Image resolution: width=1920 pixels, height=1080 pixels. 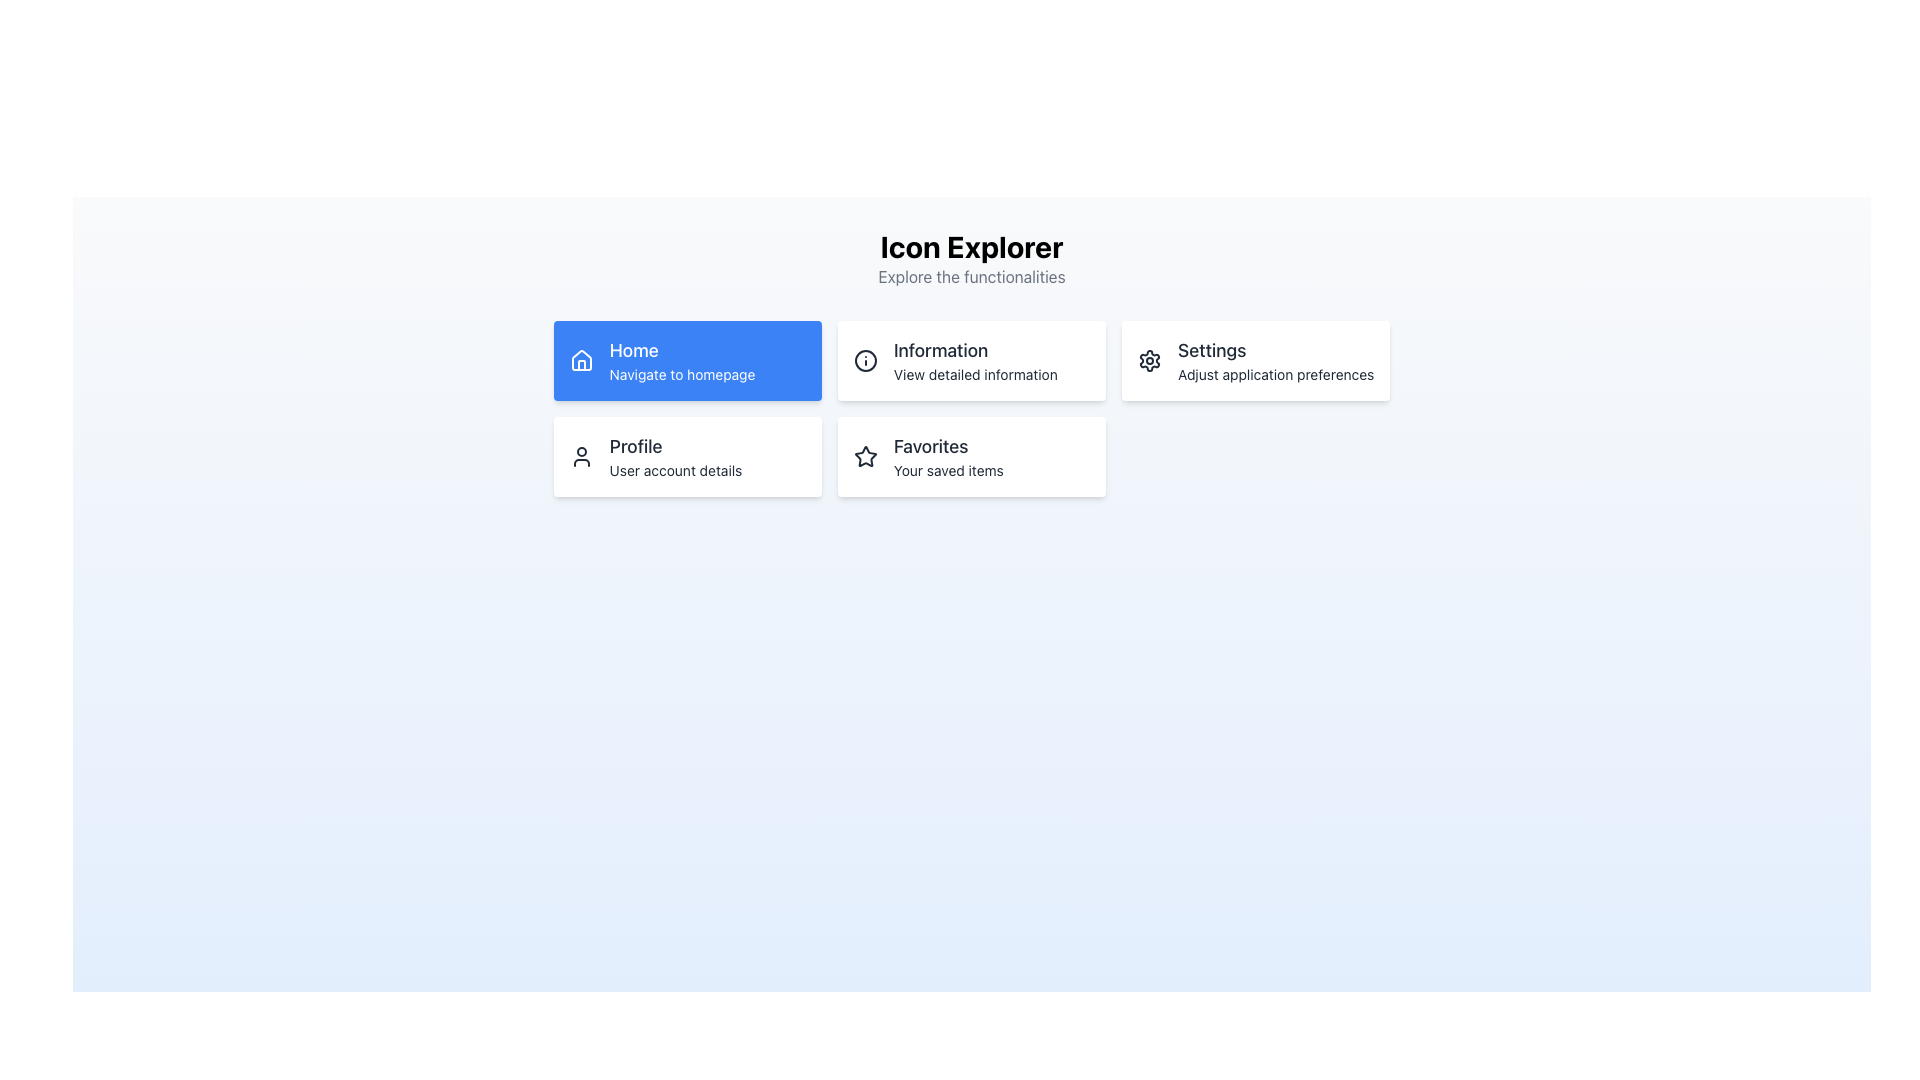 I want to click on the user icon represented by a simple line drawing of a person within the 'Profile' card, which is located in the bottom-left region of the visible card grid, so click(x=580, y=456).